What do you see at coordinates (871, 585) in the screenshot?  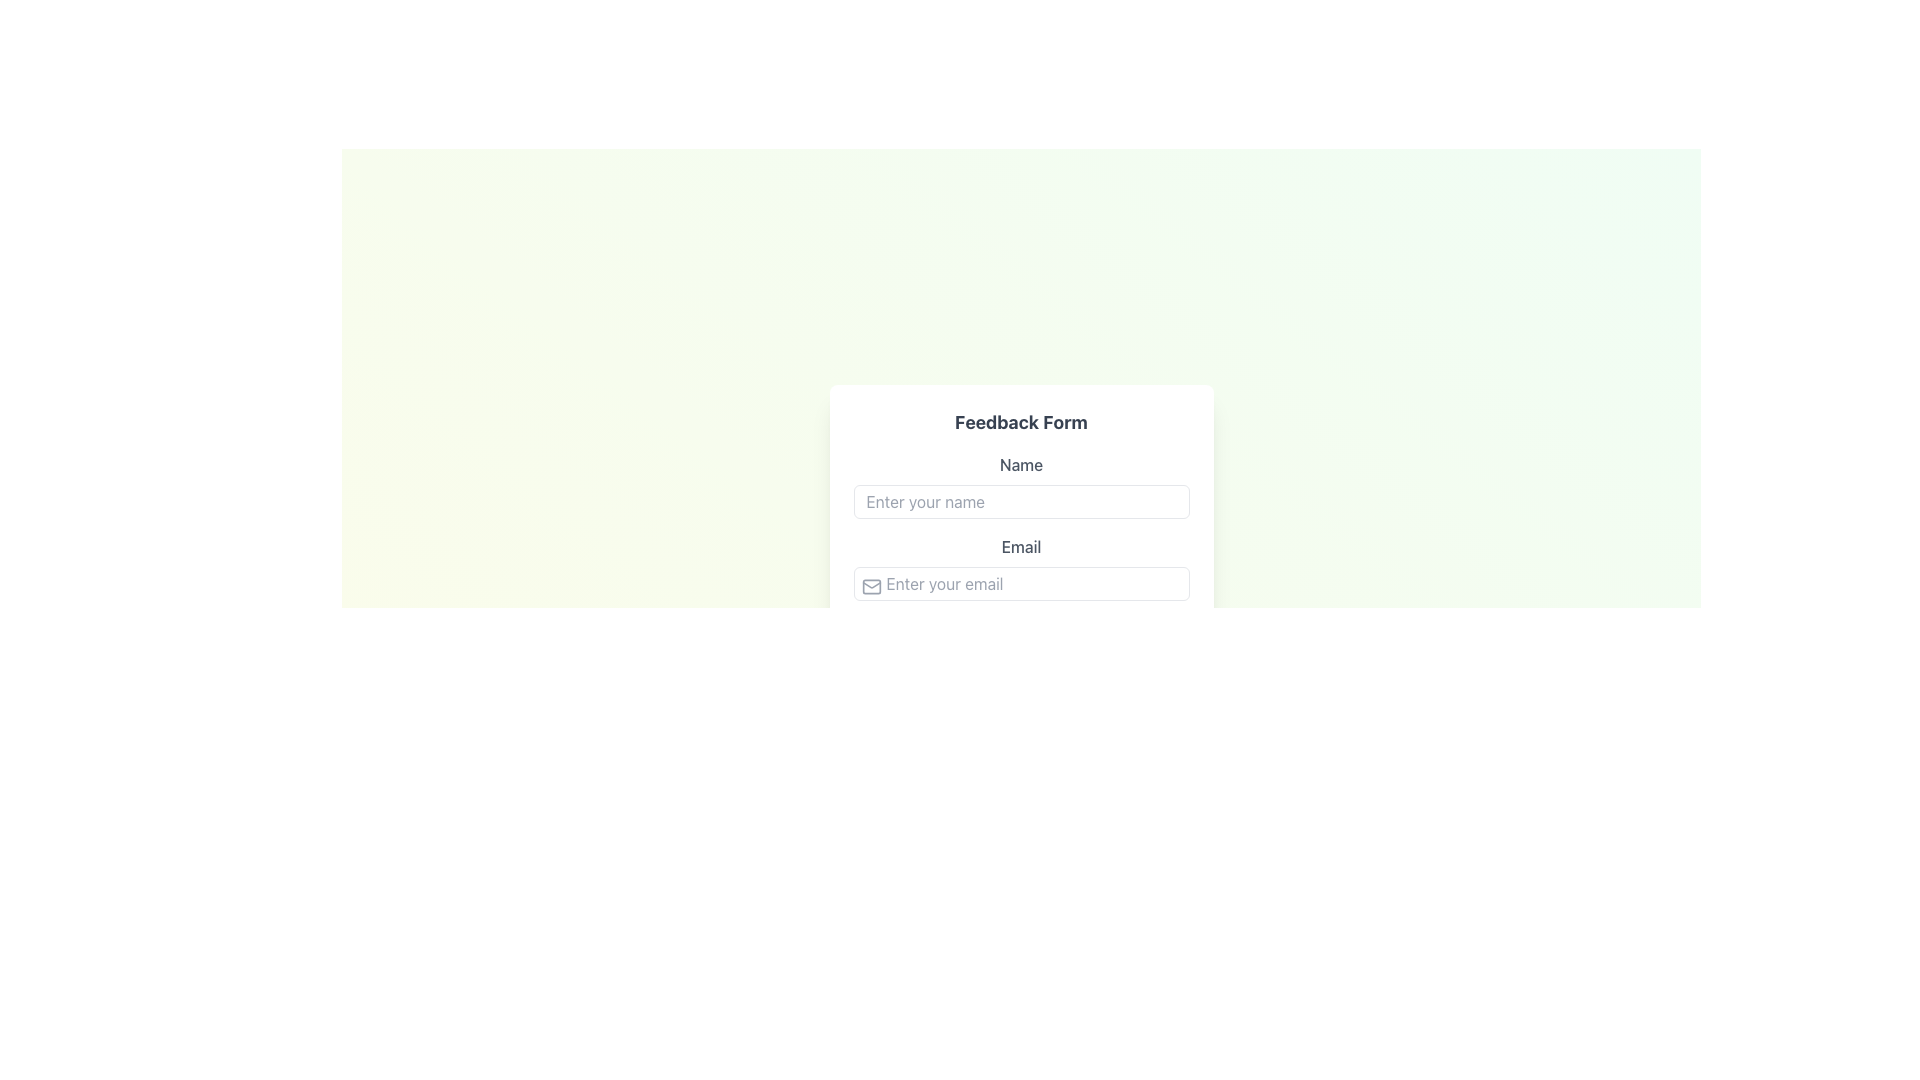 I see `the envelope icon representing email functionality, which is light gray with a rounded border, located to the left of the email input field in the feedback form UI` at bounding box center [871, 585].